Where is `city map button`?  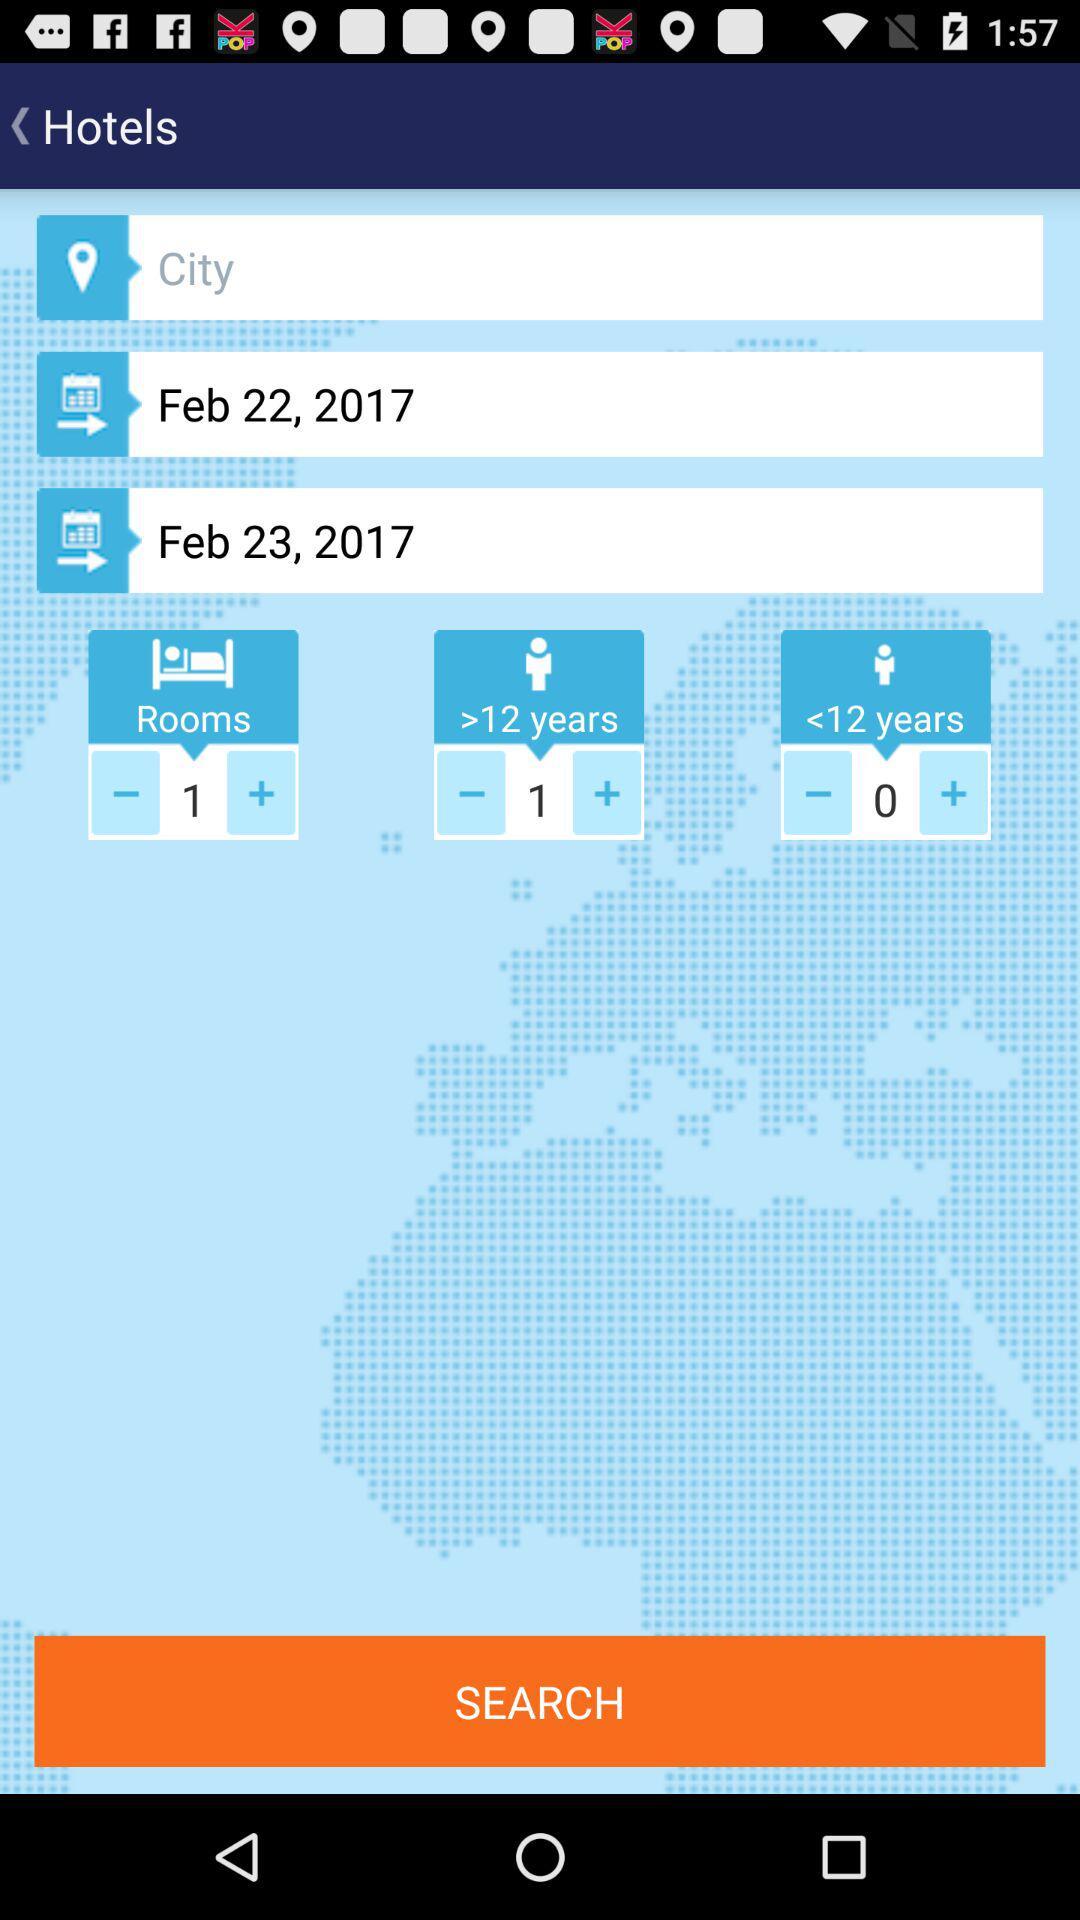 city map button is located at coordinates (540, 266).